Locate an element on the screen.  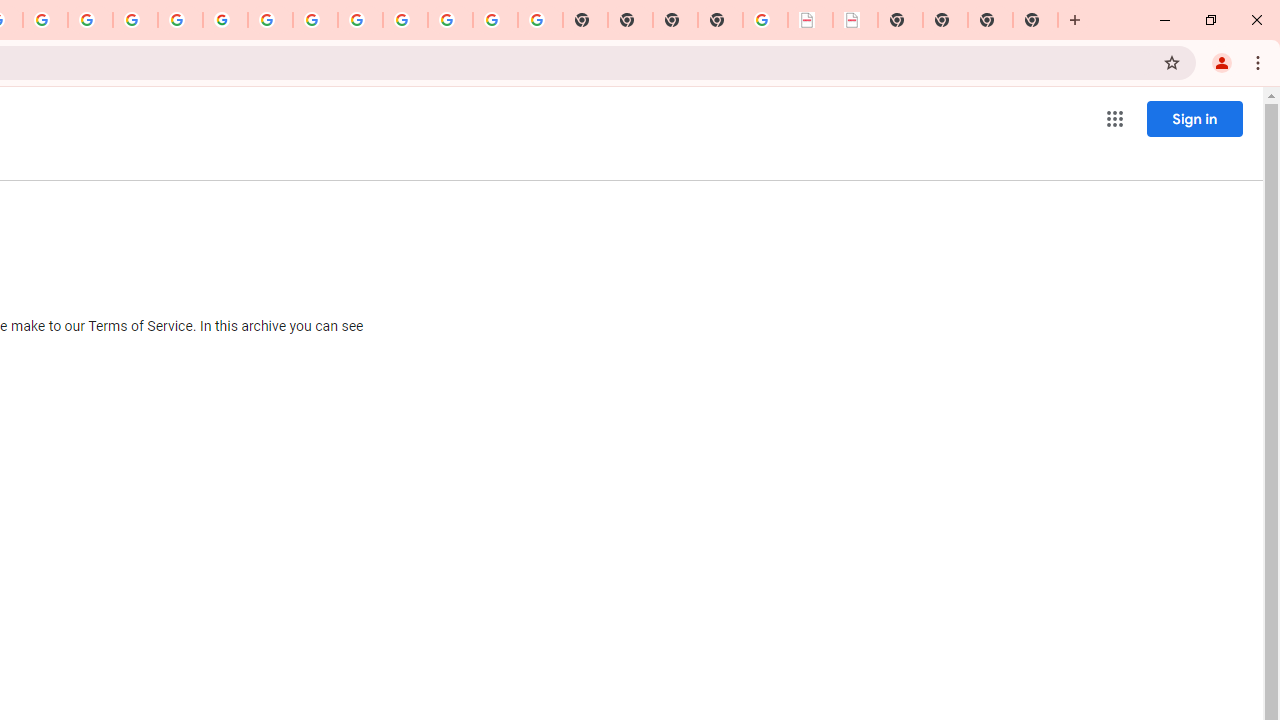
'New Tab' is located at coordinates (720, 20).